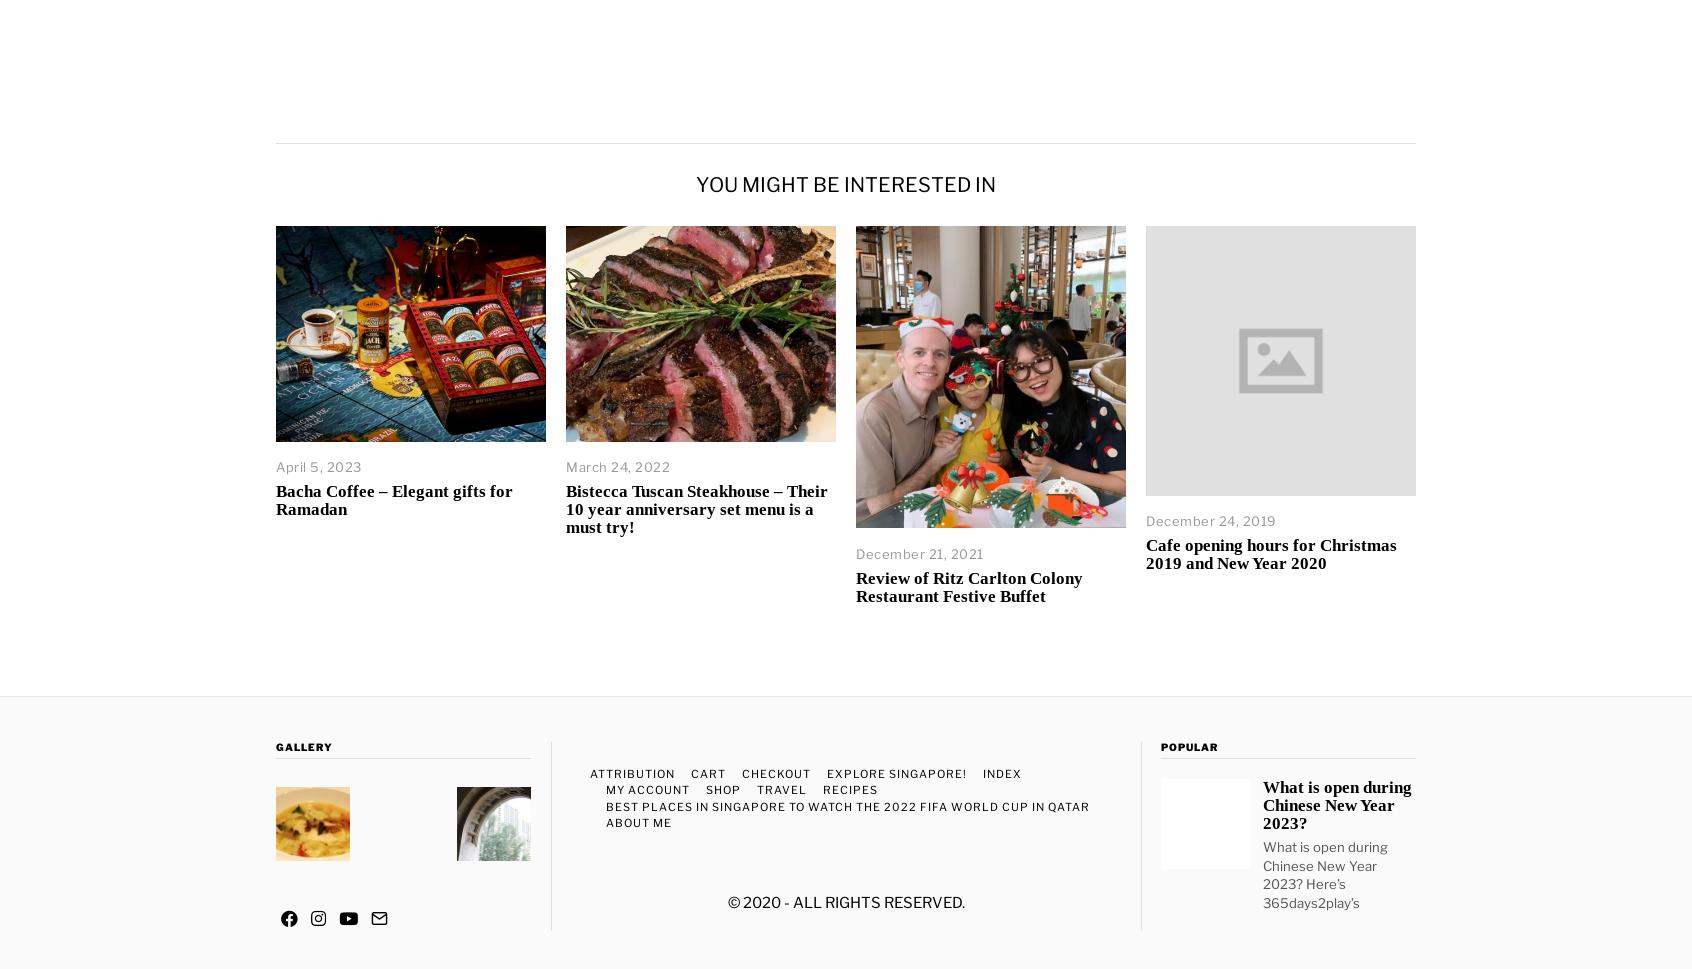 The width and height of the screenshot is (1692, 969). What do you see at coordinates (317, 466) in the screenshot?
I see `'April 5, 2023'` at bounding box center [317, 466].